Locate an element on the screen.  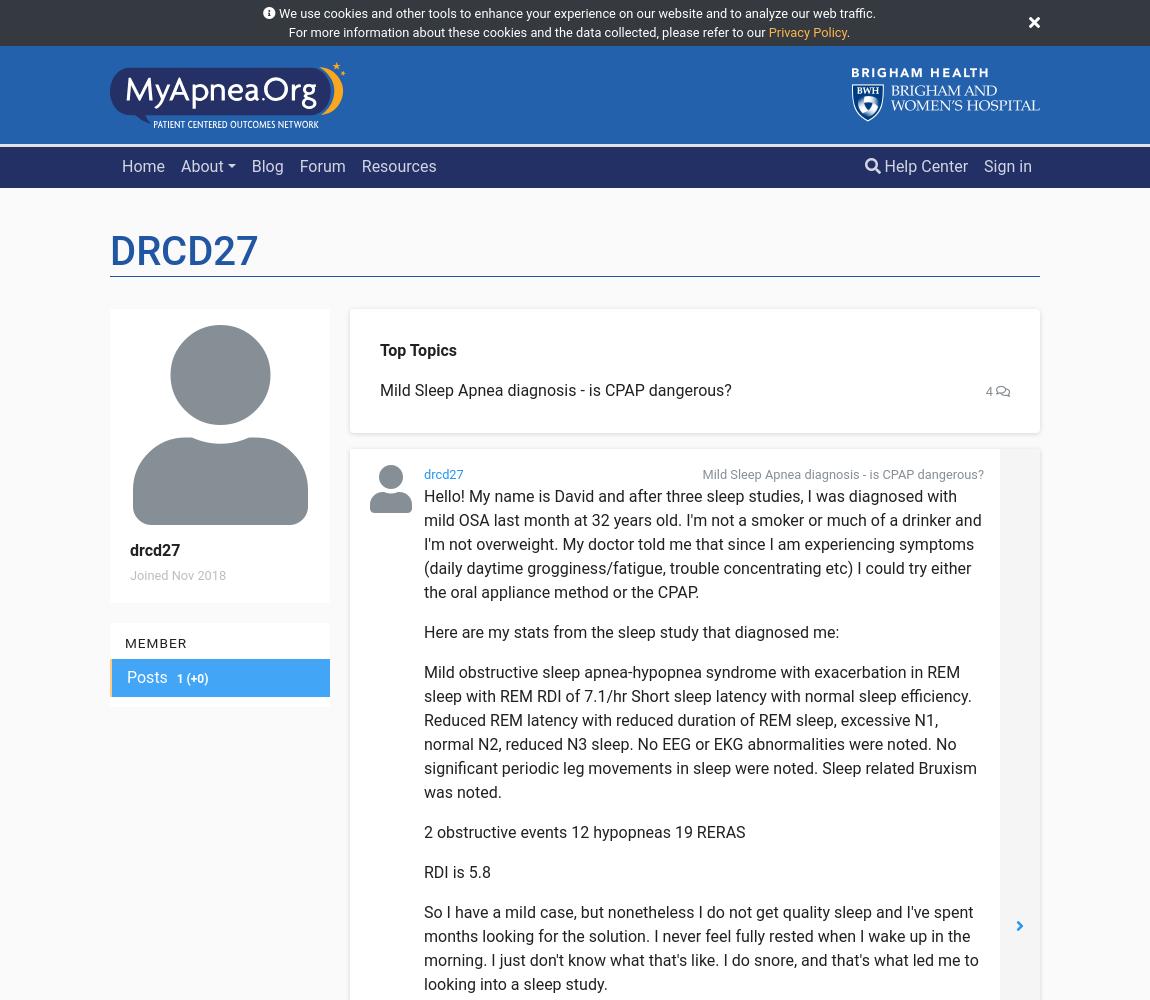
'So I have a mild case, but nonetheless I do not get quality sleep and I've spent months looking for the solution. I never feel fully rested when I wake up in the morning. I just don't know what that's like. I do snore, and that's what led me to looking into a sleep study.' is located at coordinates (700, 946).